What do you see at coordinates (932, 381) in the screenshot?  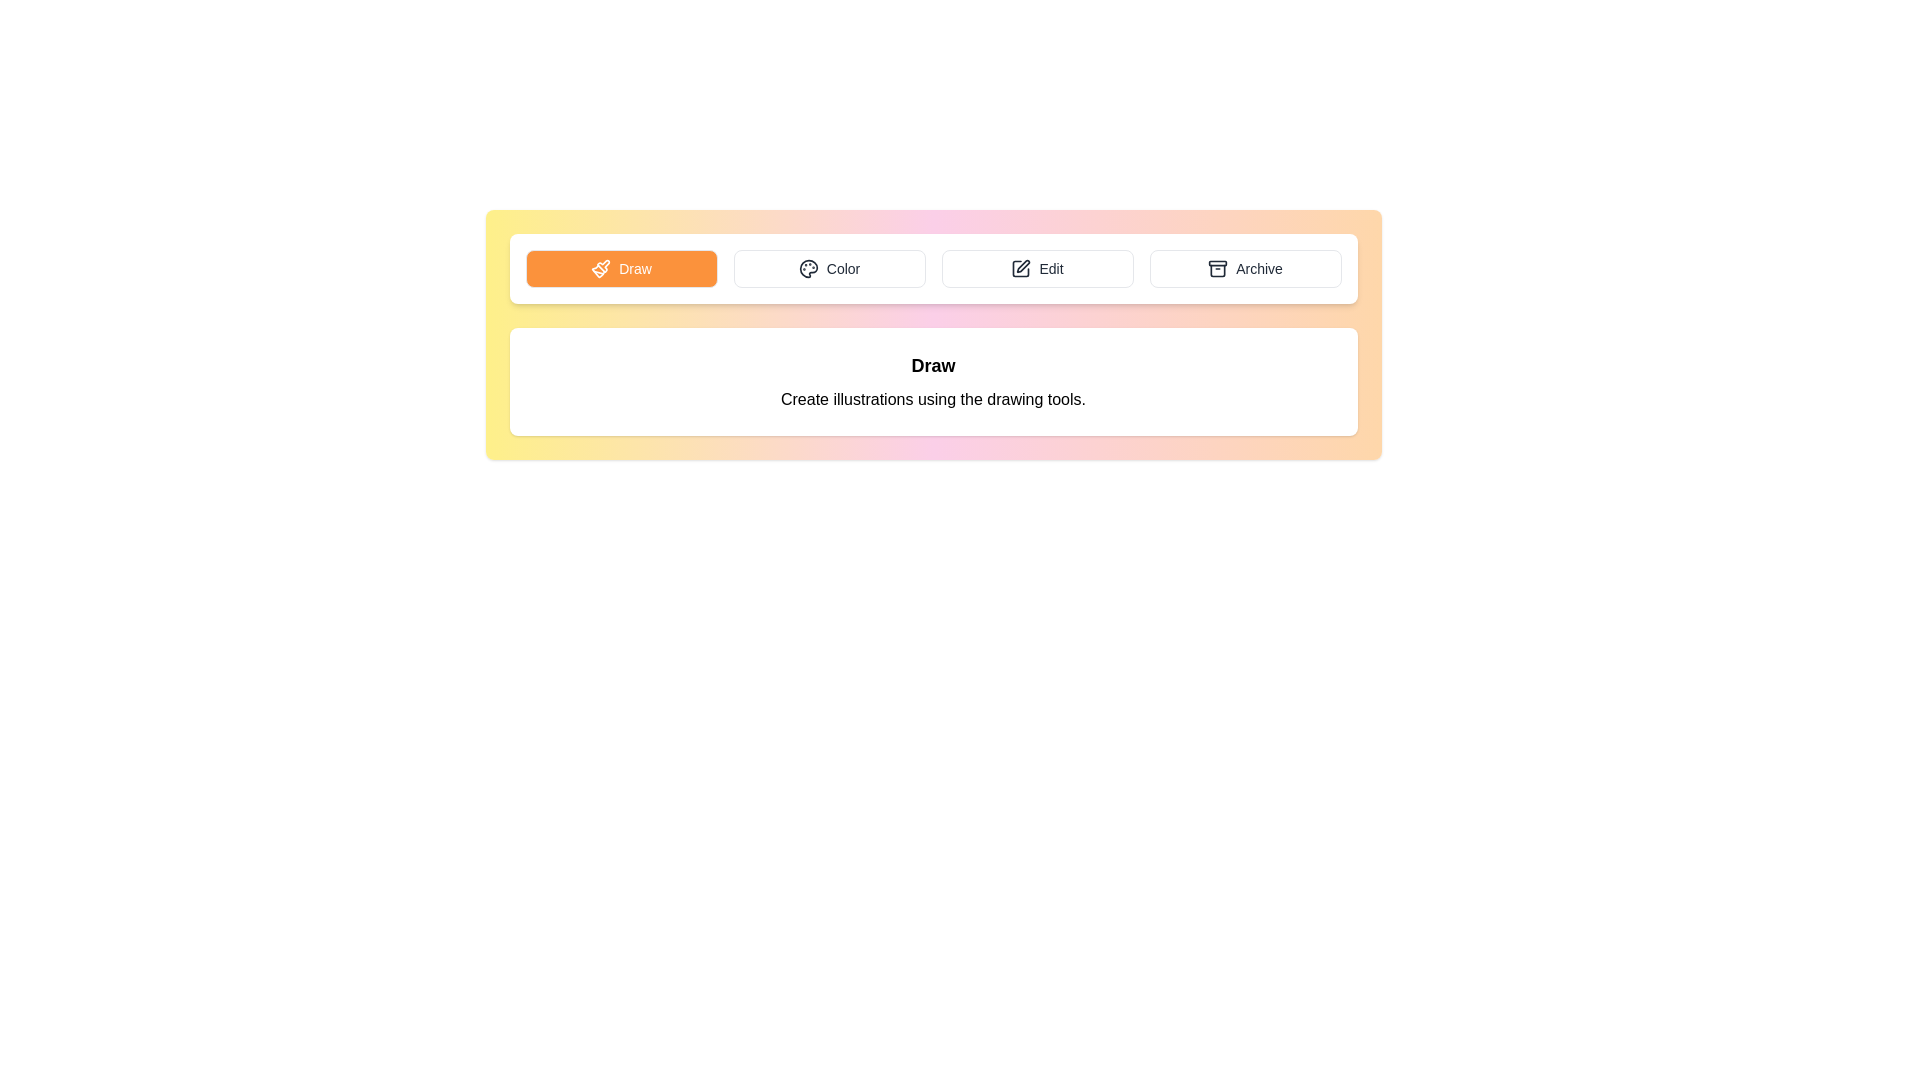 I see `the detailed view text to select it` at bounding box center [932, 381].